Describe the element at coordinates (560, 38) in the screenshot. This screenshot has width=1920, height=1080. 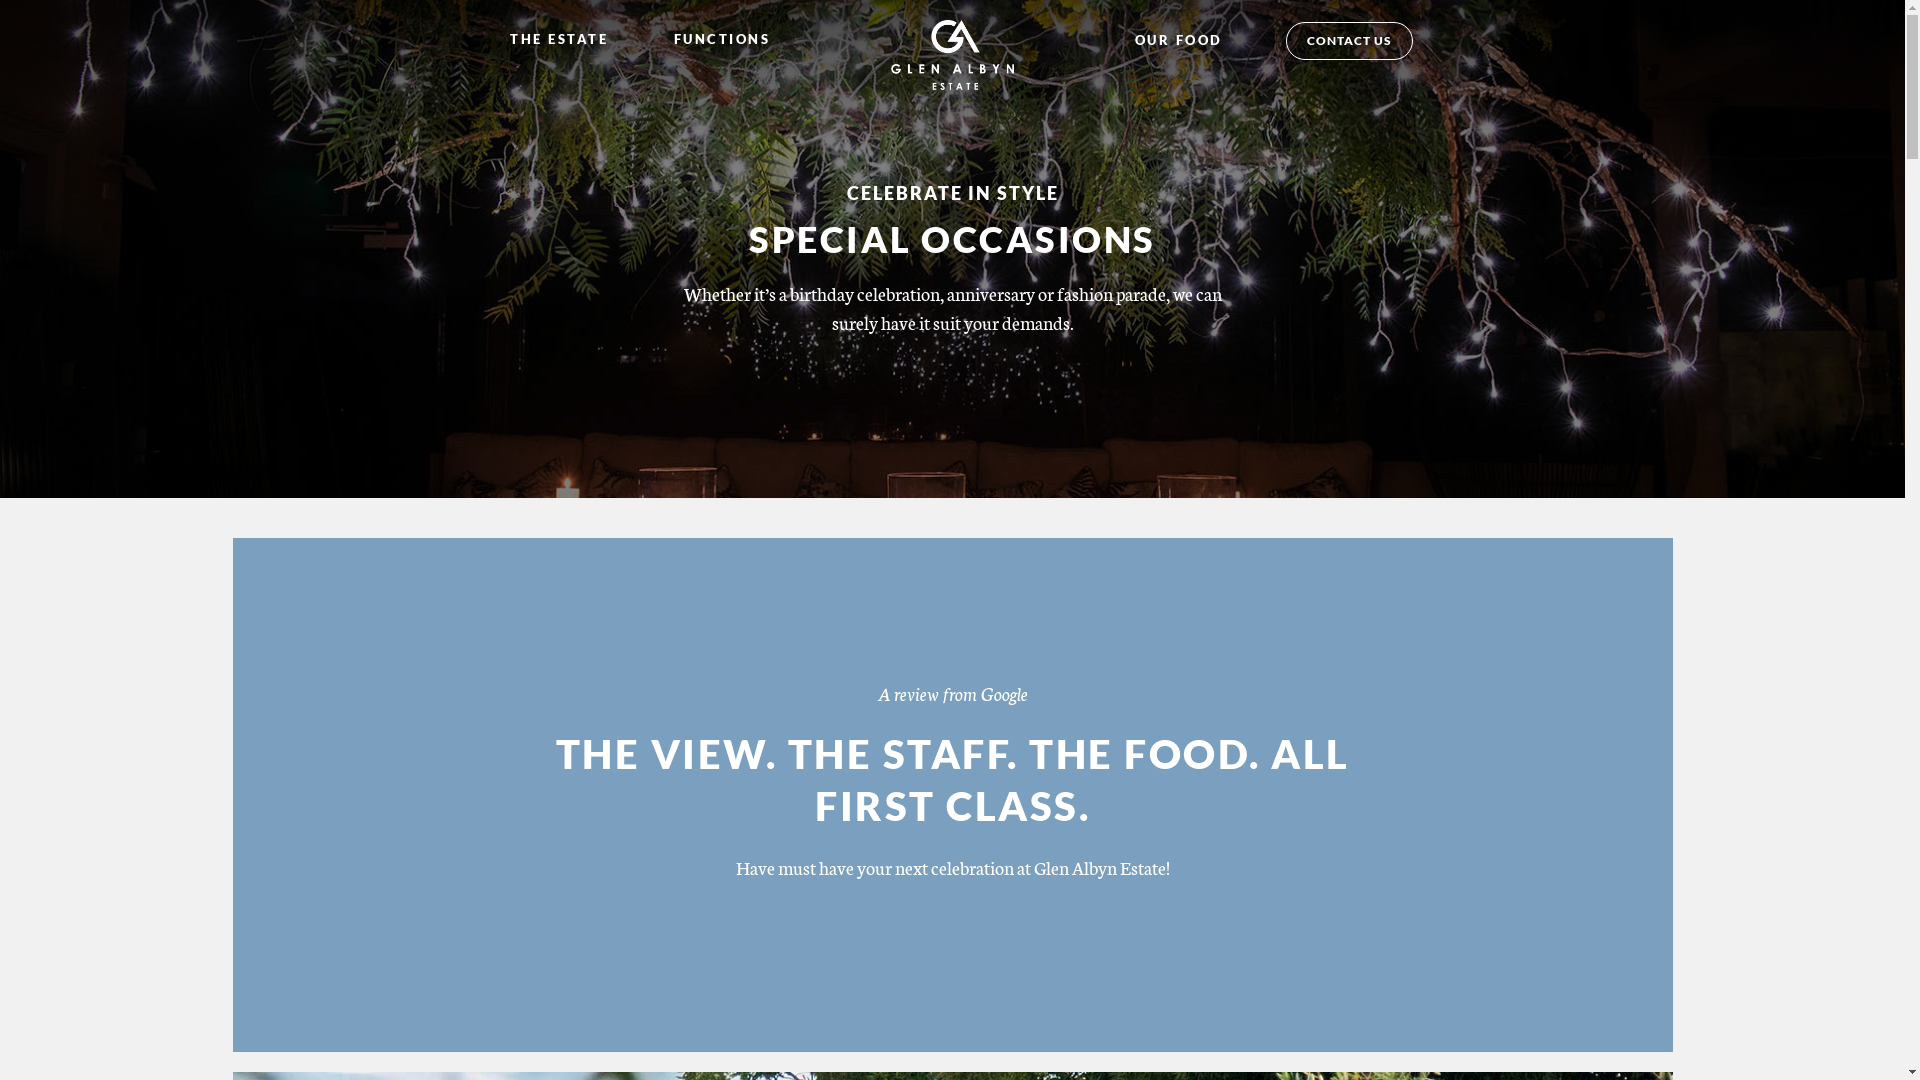
I see `'THE ESTATE'` at that location.